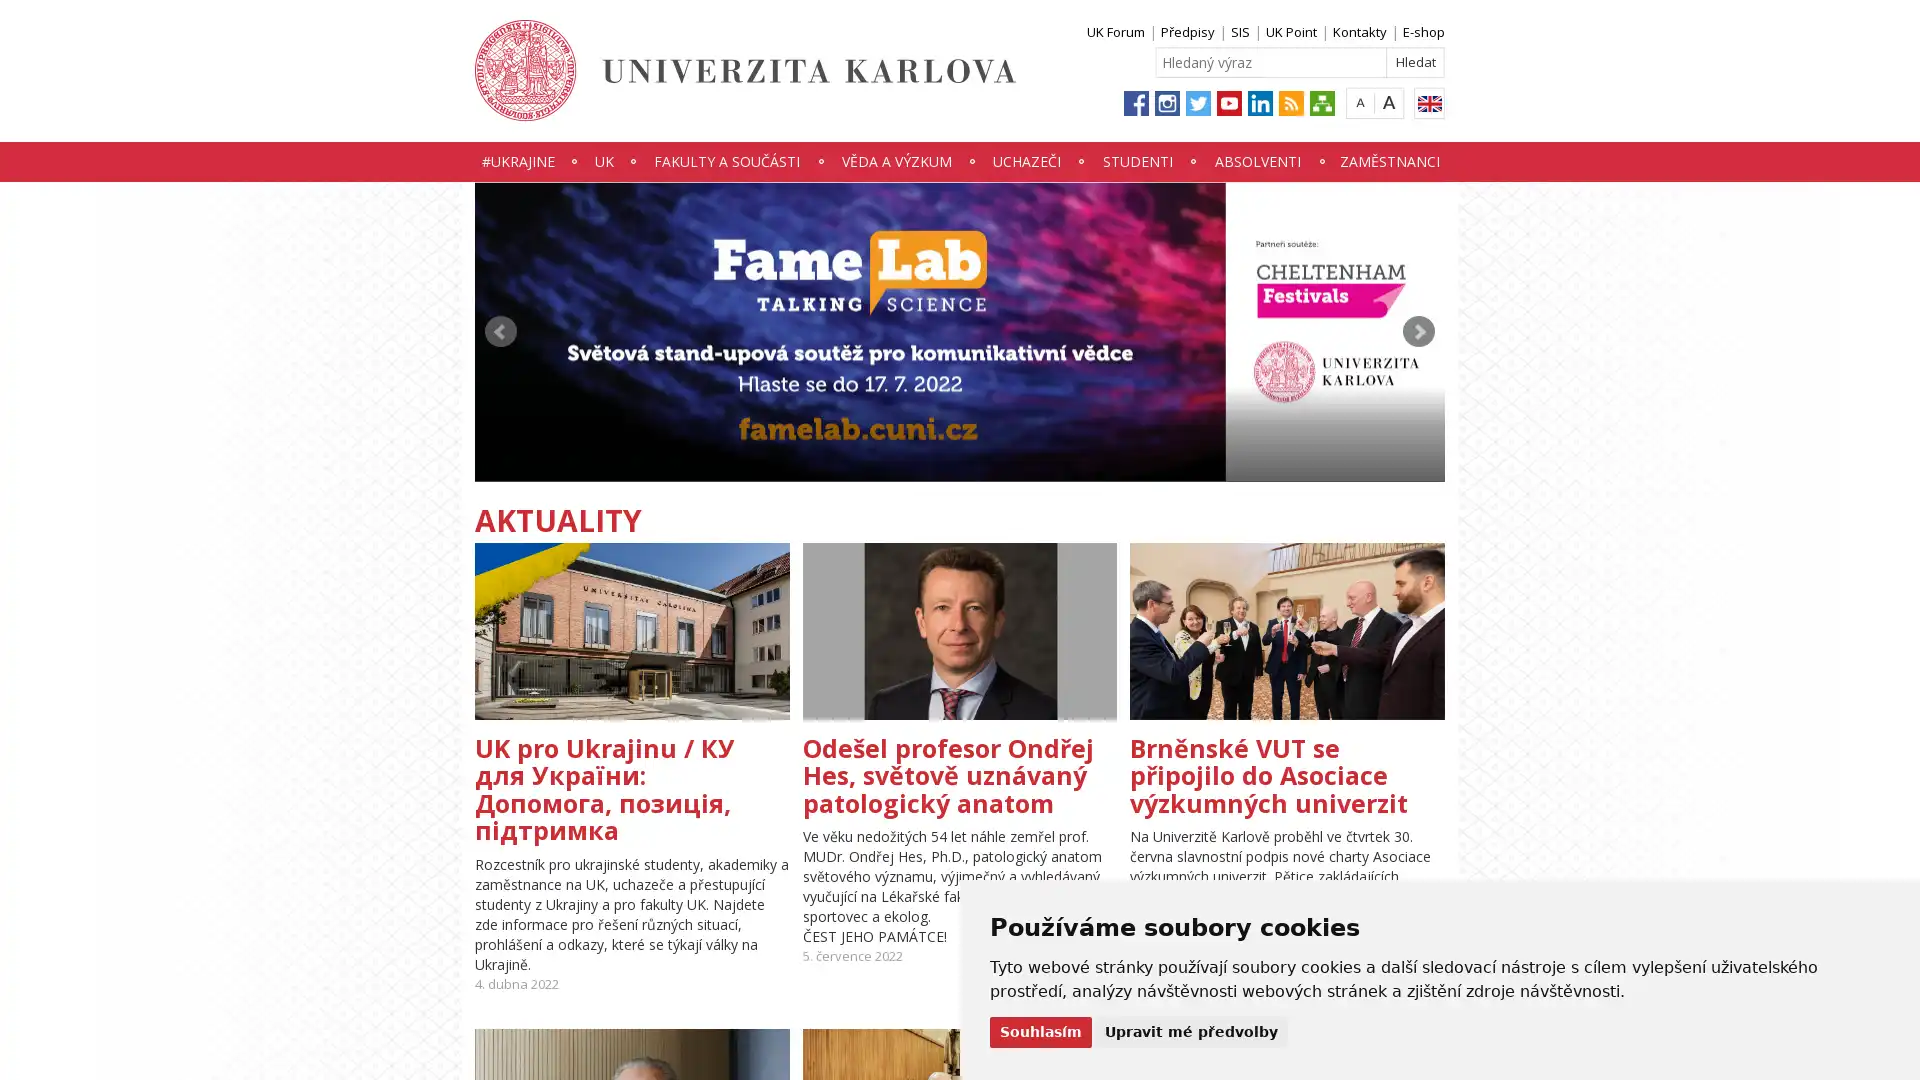 The width and height of the screenshot is (1920, 1080). What do you see at coordinates (1414, 61) in the screenshot?
I see `Hledat` at bounding box center [1414, 61].